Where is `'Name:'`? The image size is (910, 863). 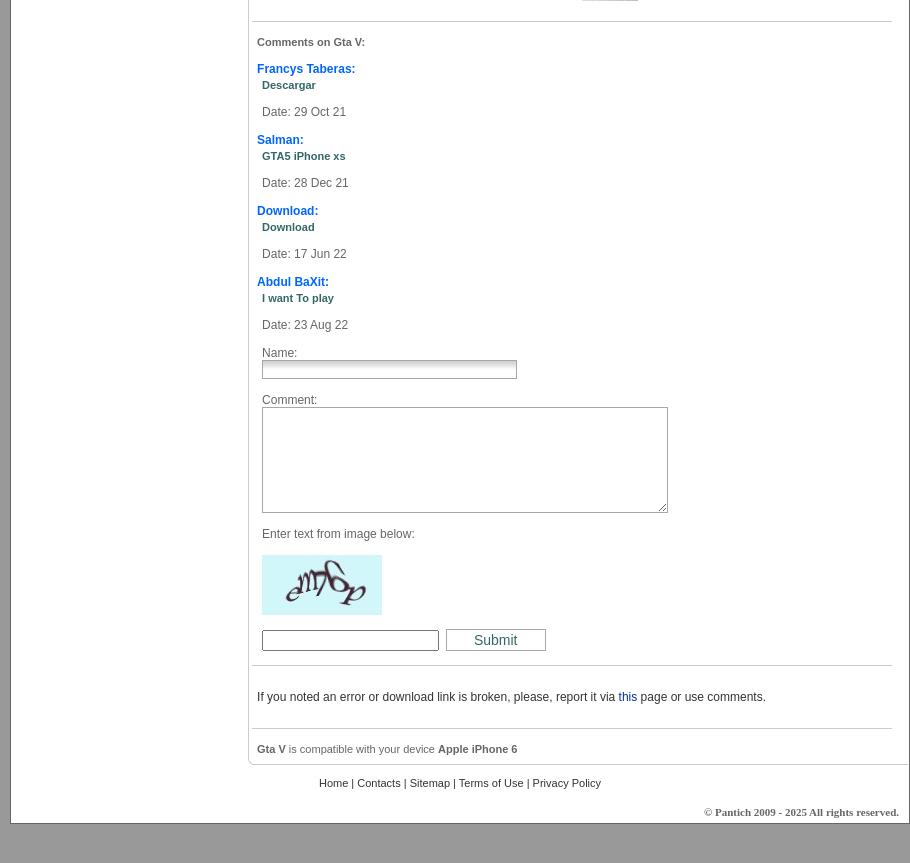
'Name:' is located at coordinates (278, 352).